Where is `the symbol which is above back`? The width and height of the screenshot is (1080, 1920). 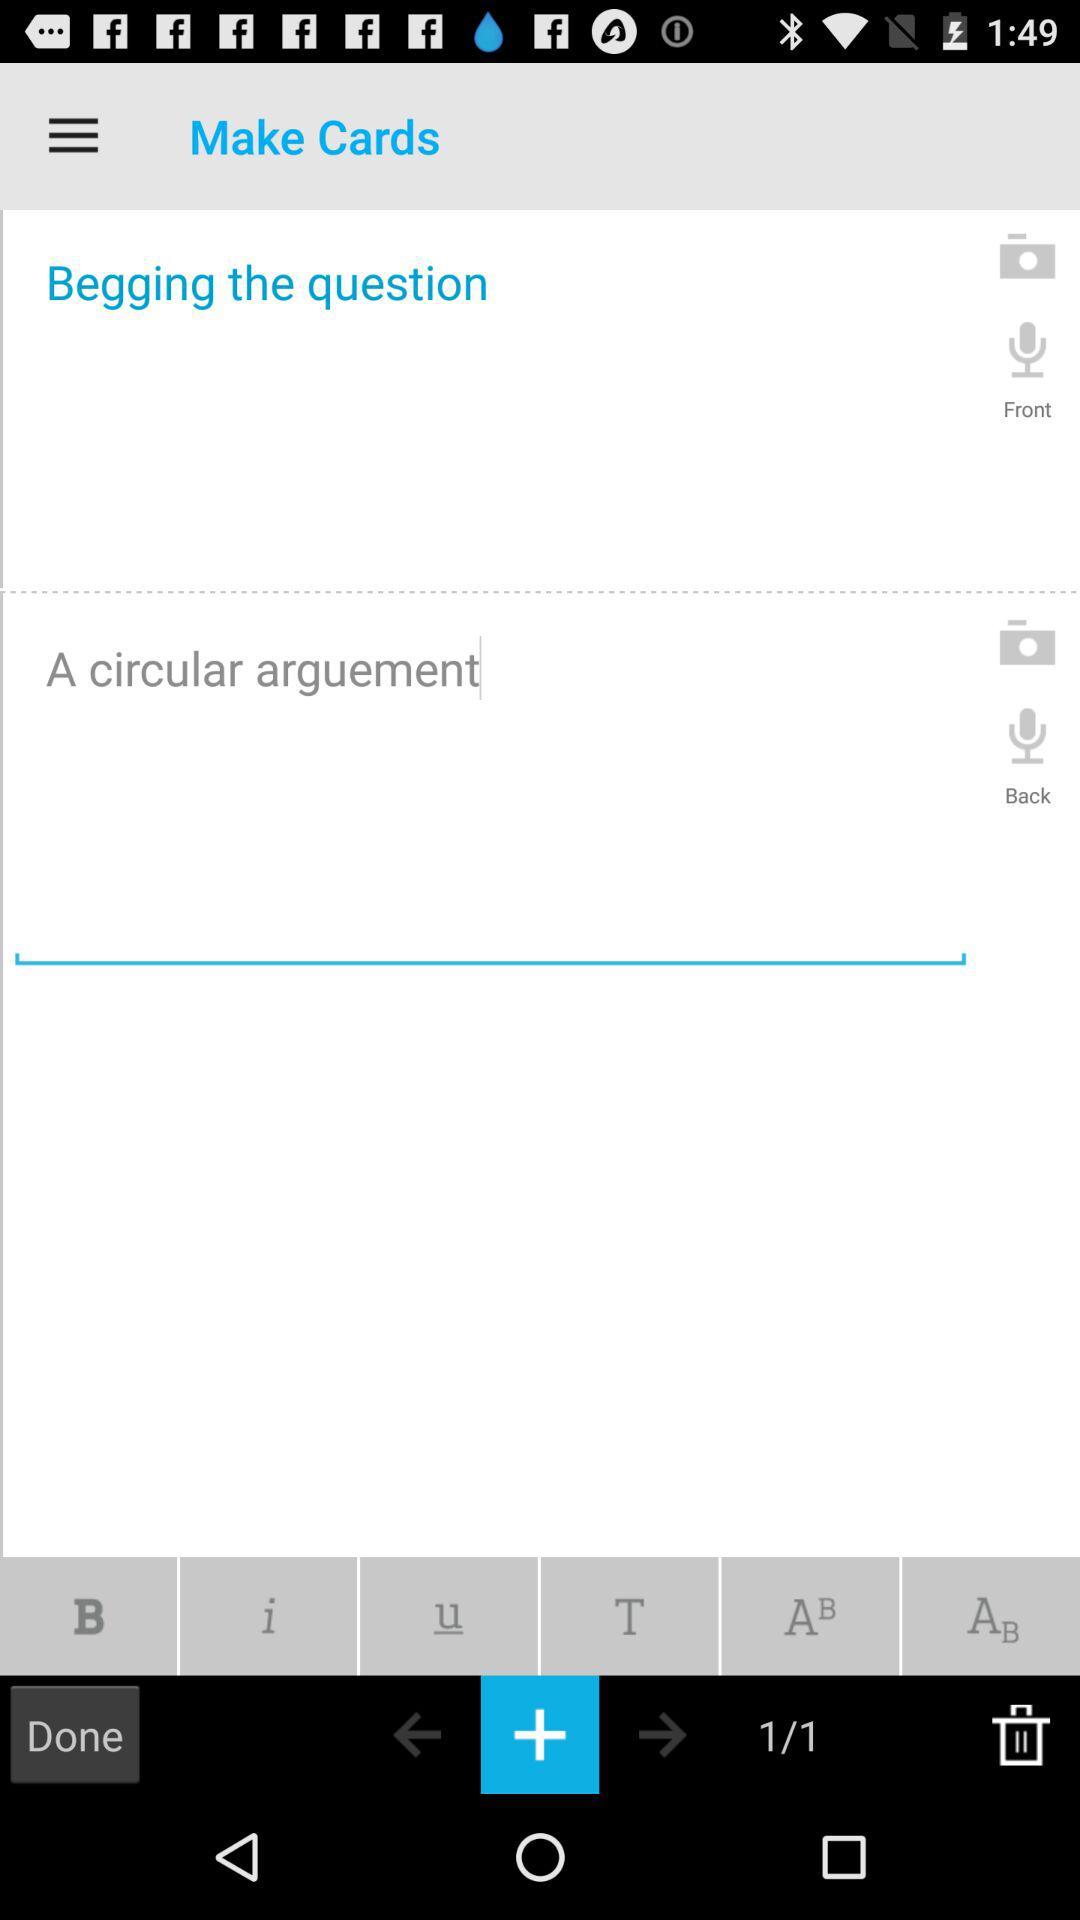 the symbol which is above back is located at coordinates (1027, 733).